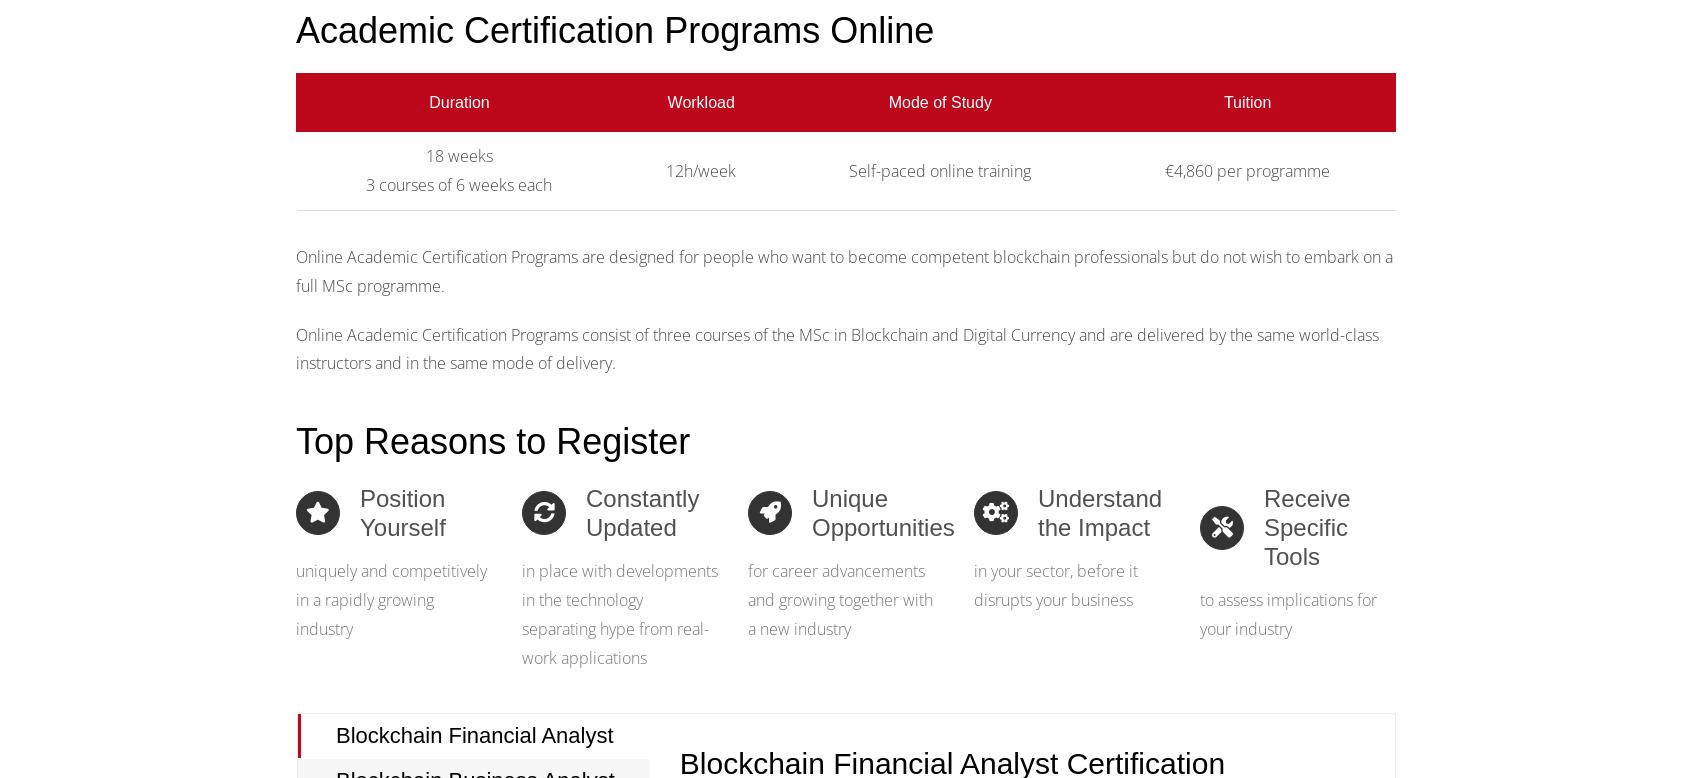  What do you see at coordinates (1306, 527) in the screenshot?
I see `'Receive Specific Tools'` at bounding box center [1306, 527].